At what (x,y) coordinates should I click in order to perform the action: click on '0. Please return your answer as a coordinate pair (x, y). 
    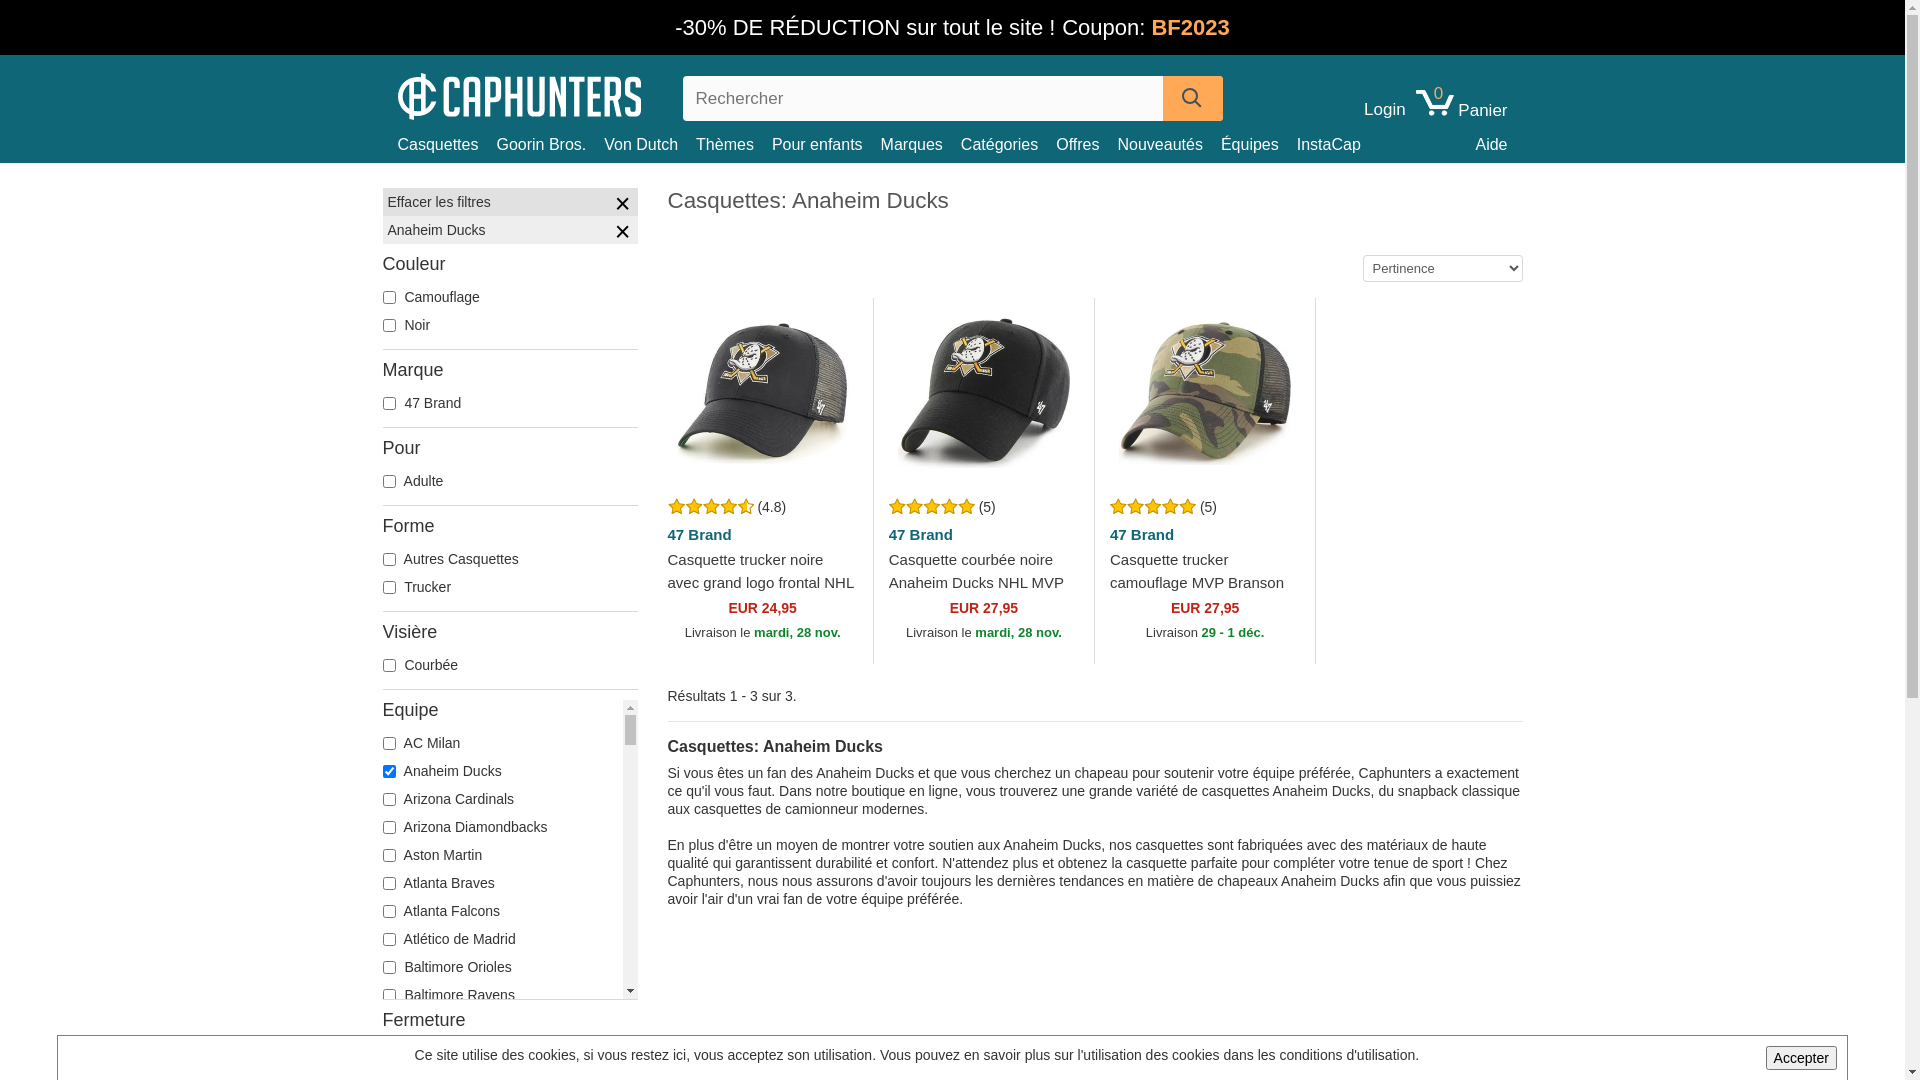
    Looking at the image, I should click on (1462, 110).